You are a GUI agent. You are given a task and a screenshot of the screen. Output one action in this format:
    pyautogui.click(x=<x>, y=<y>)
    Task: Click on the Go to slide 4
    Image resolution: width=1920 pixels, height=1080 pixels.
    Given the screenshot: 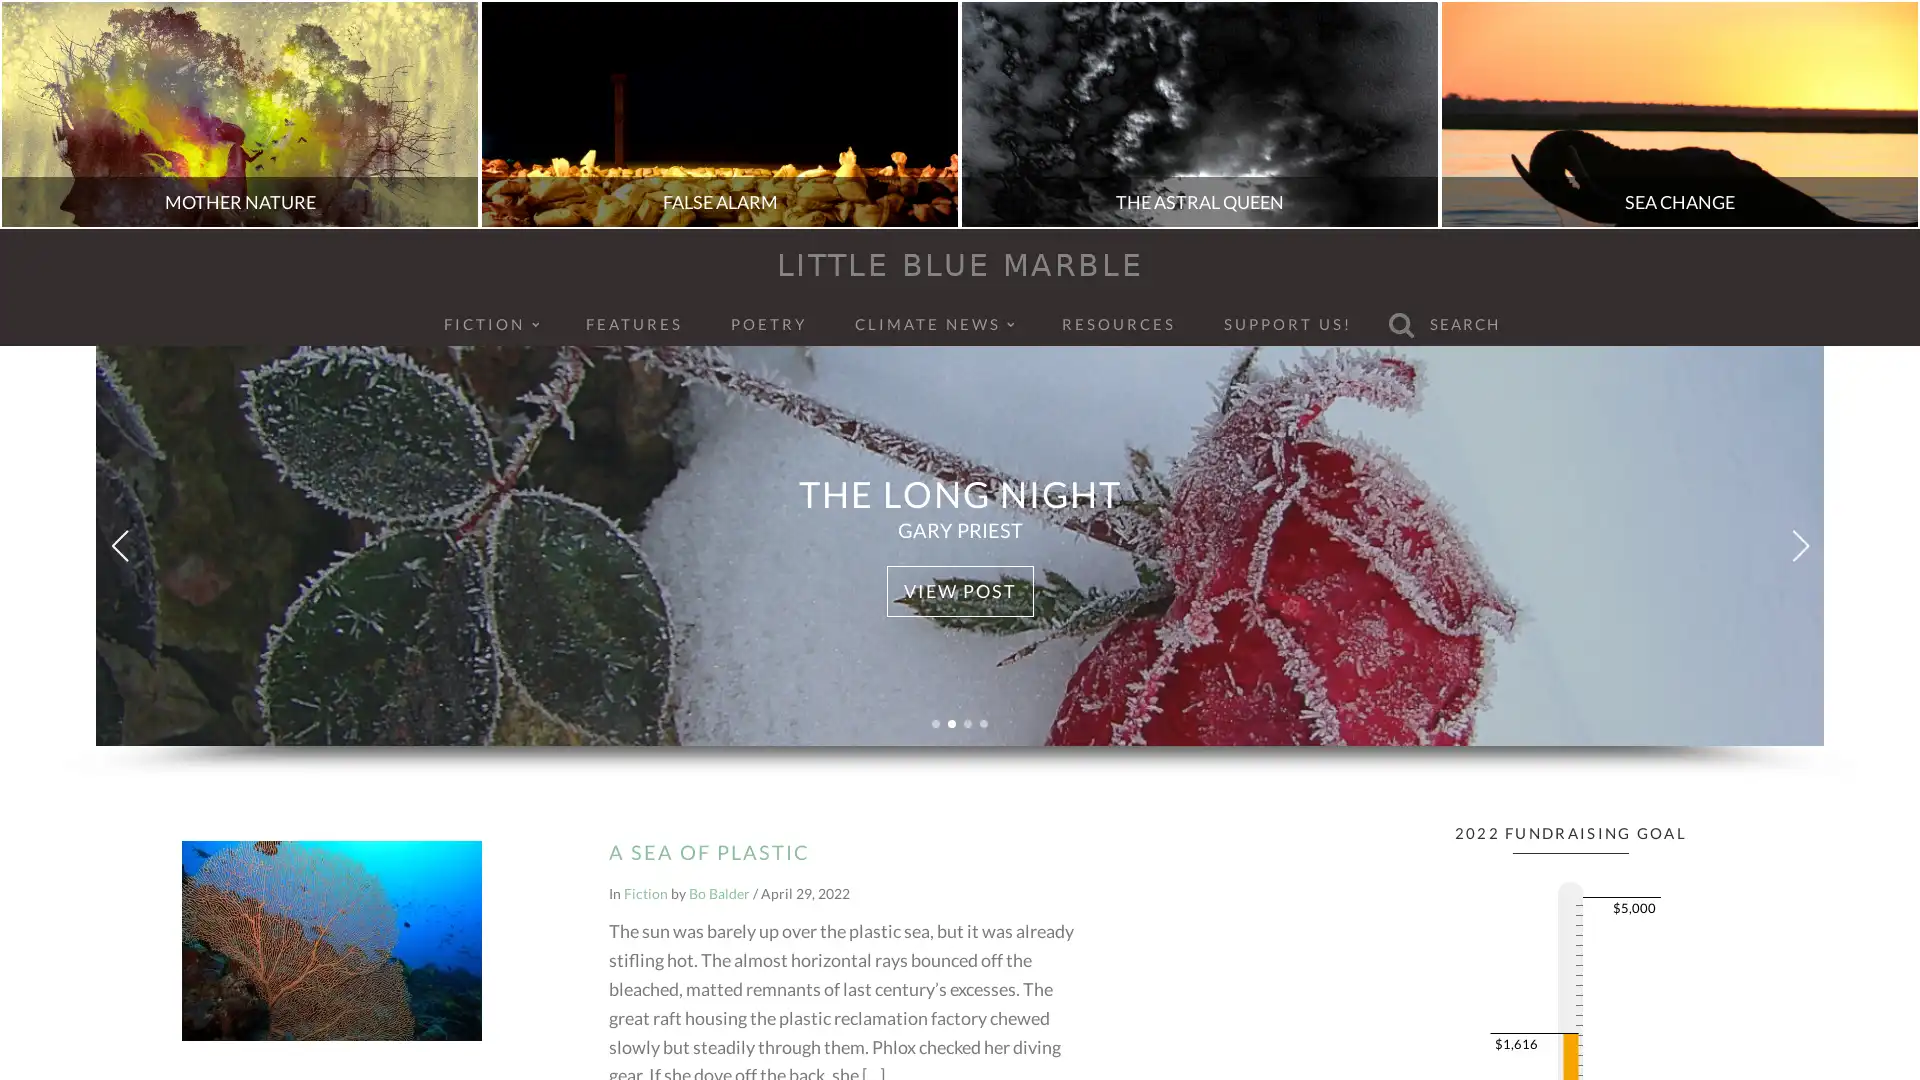 What is the action you would take?
    pyautogui.click(x=983, y=724)
    